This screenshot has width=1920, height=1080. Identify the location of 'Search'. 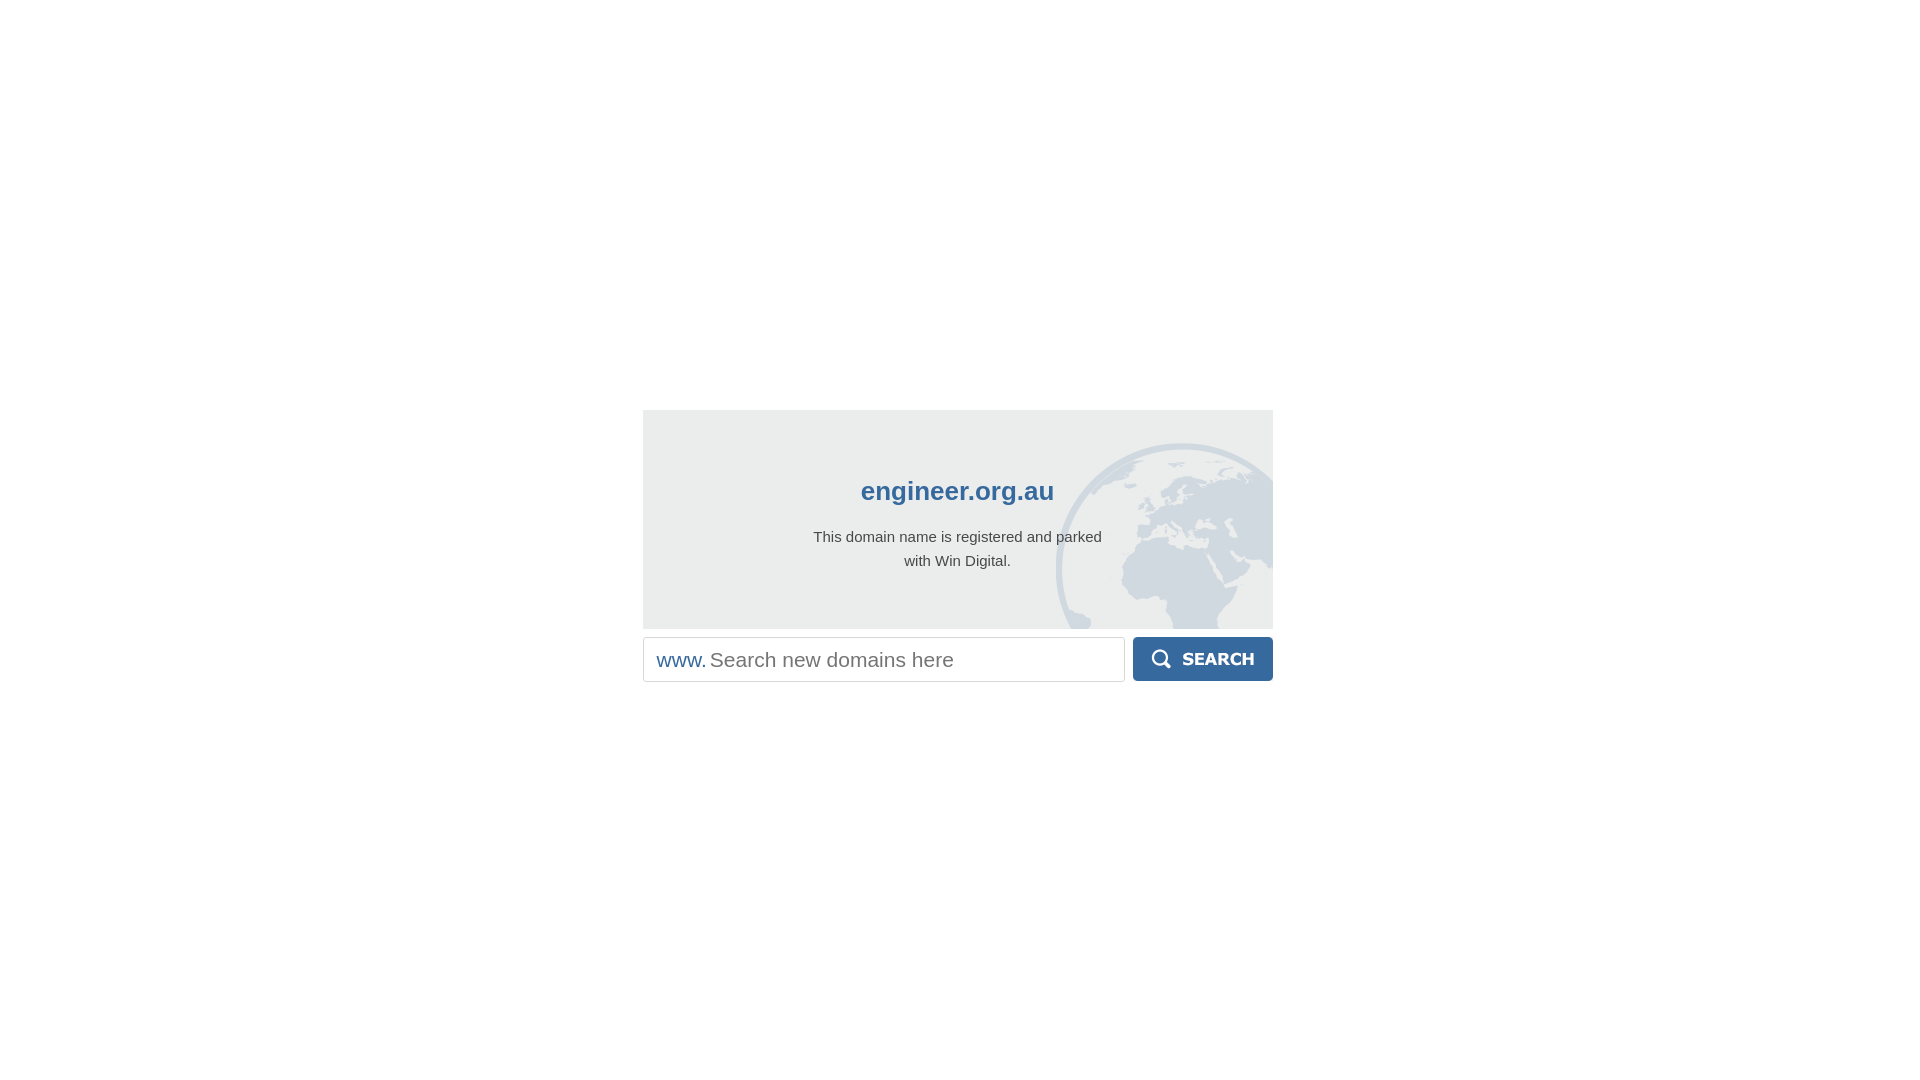
(1202, 659).